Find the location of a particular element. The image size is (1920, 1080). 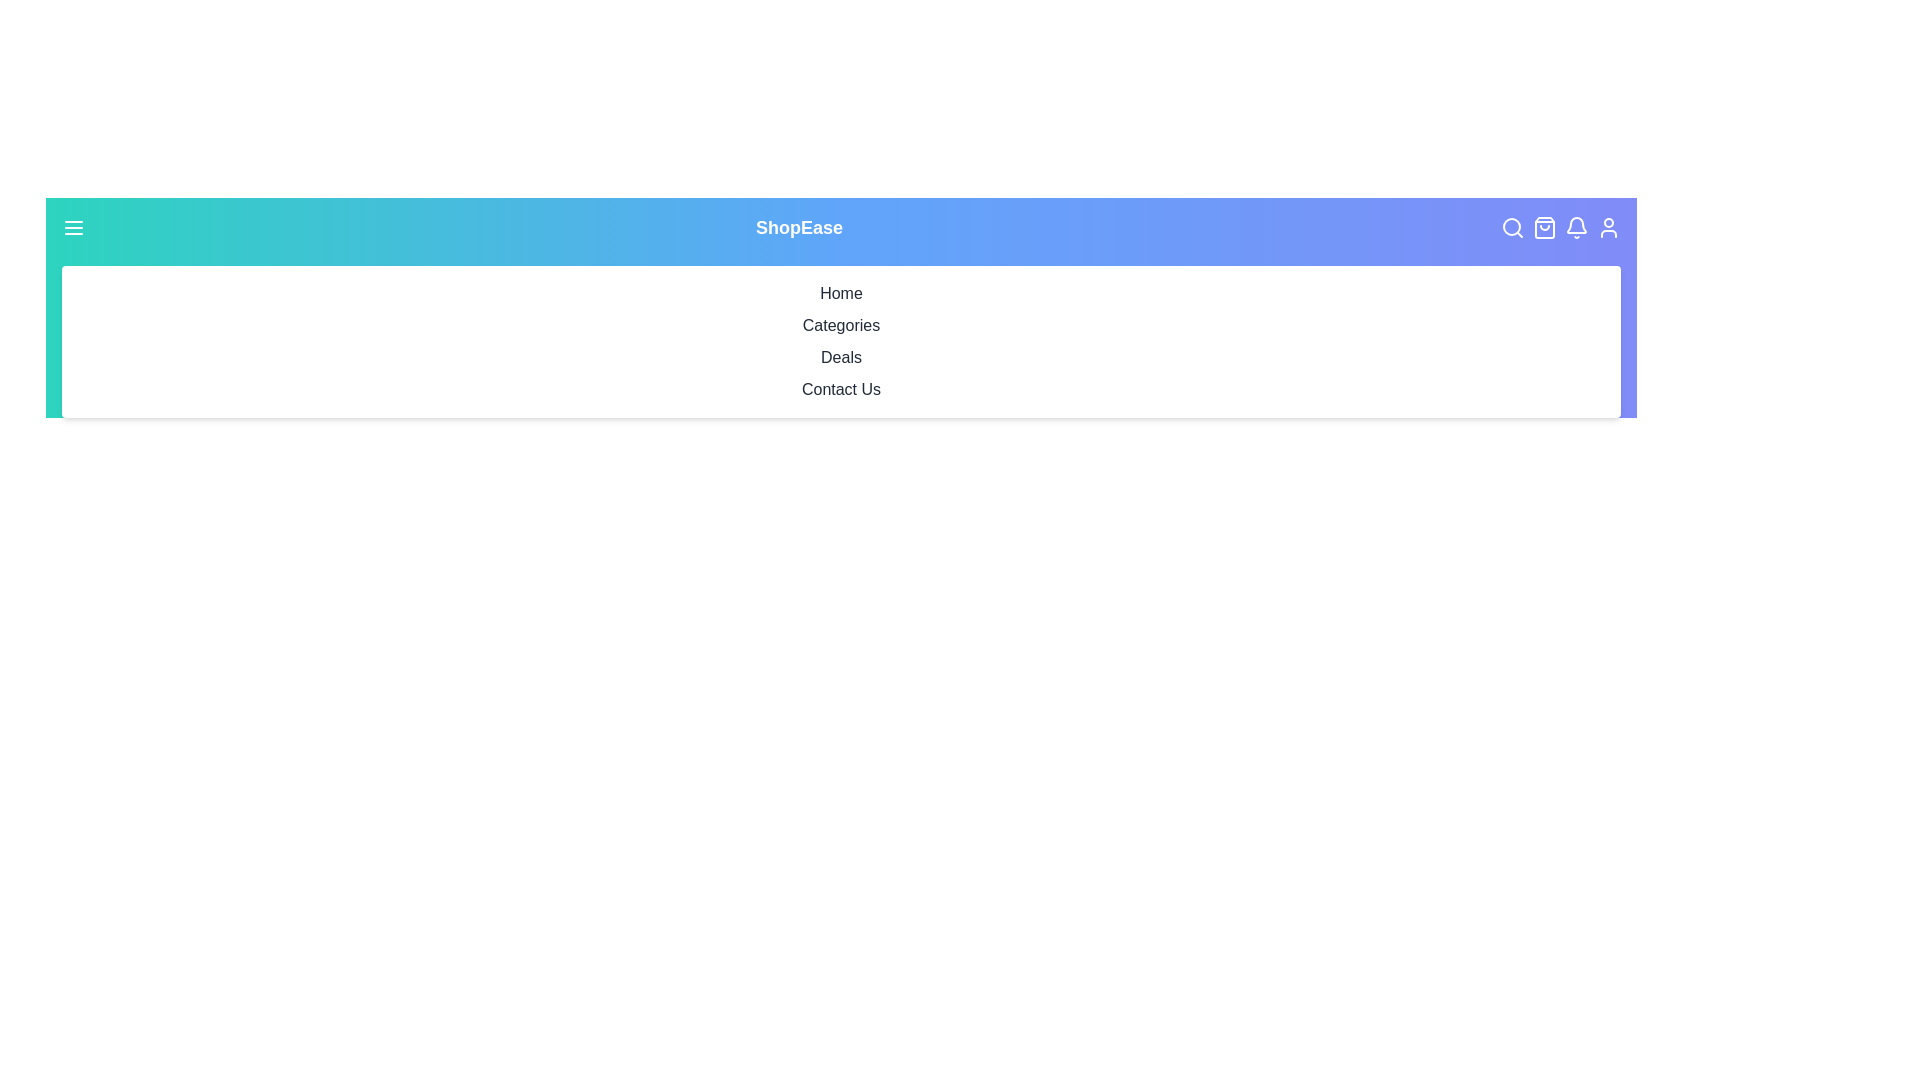

the 'Search' icon in the navigation bar is located at coordinates (1516, 226).